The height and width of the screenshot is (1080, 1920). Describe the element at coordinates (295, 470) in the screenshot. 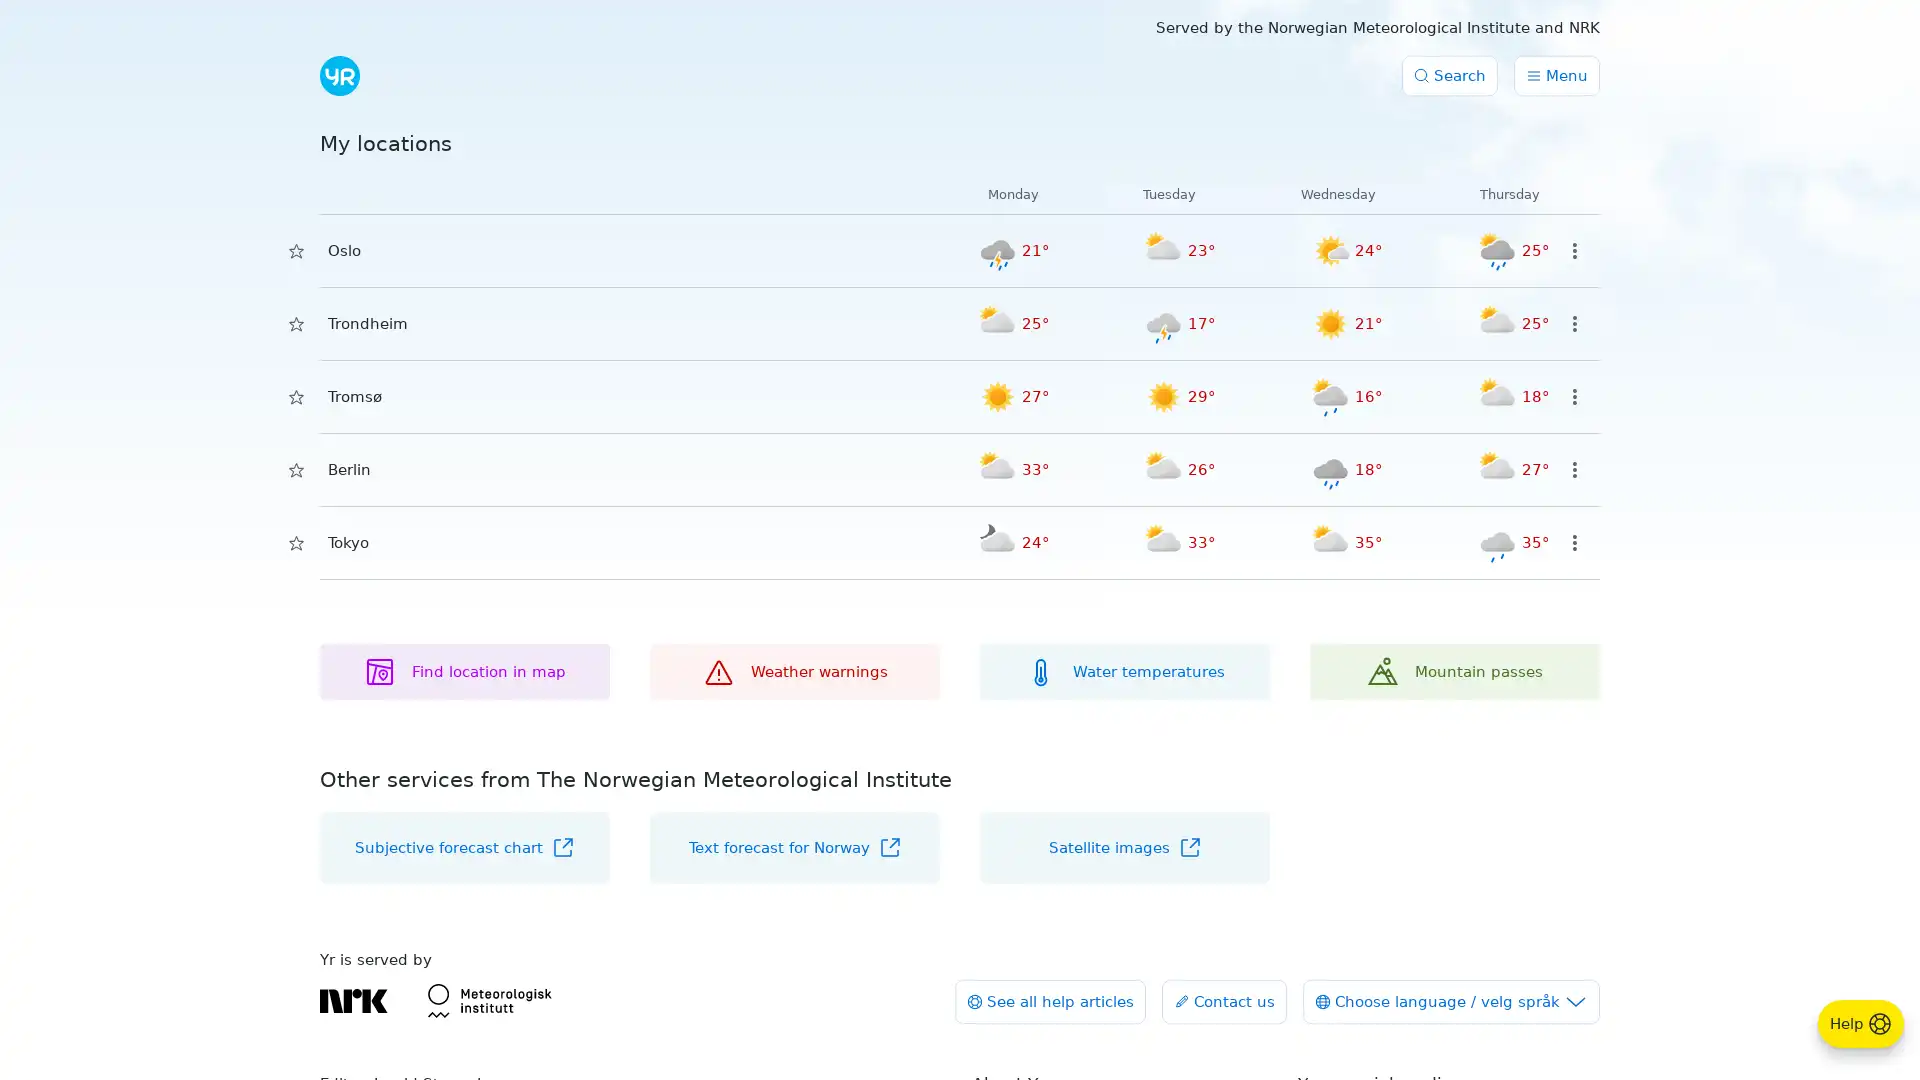

I see `Add to "My locations"` at that location.